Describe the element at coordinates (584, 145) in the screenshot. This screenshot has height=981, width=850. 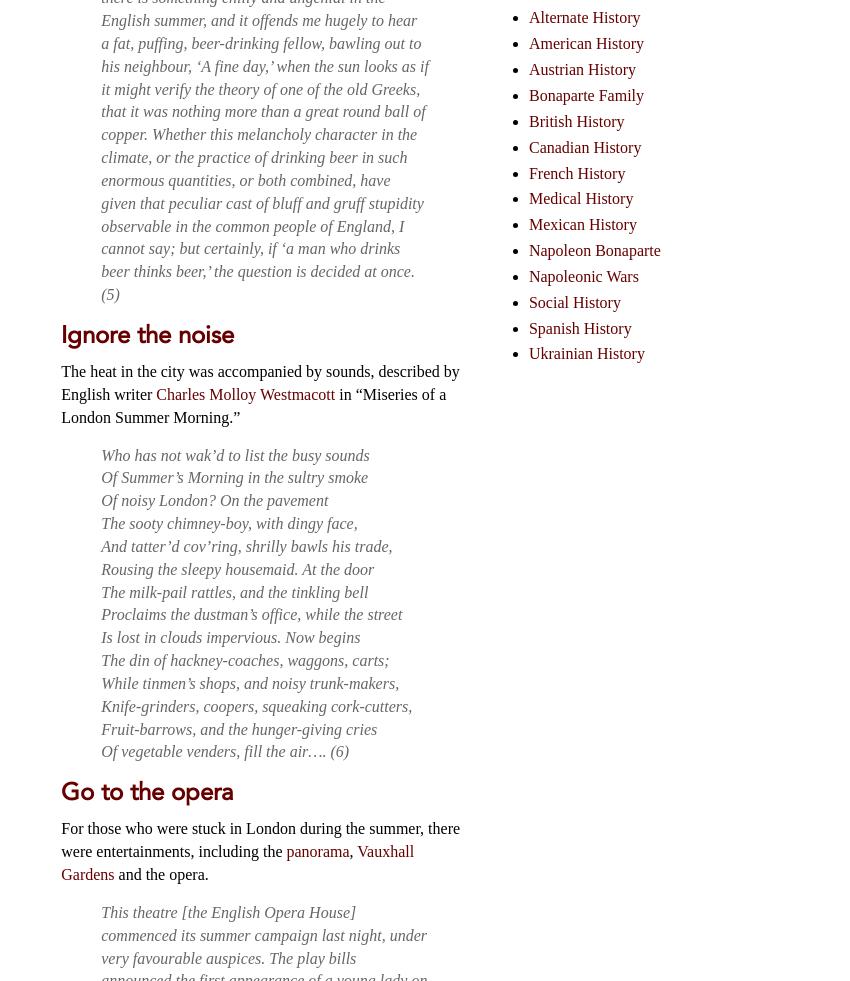
I see `'Canadian History'` at that location.